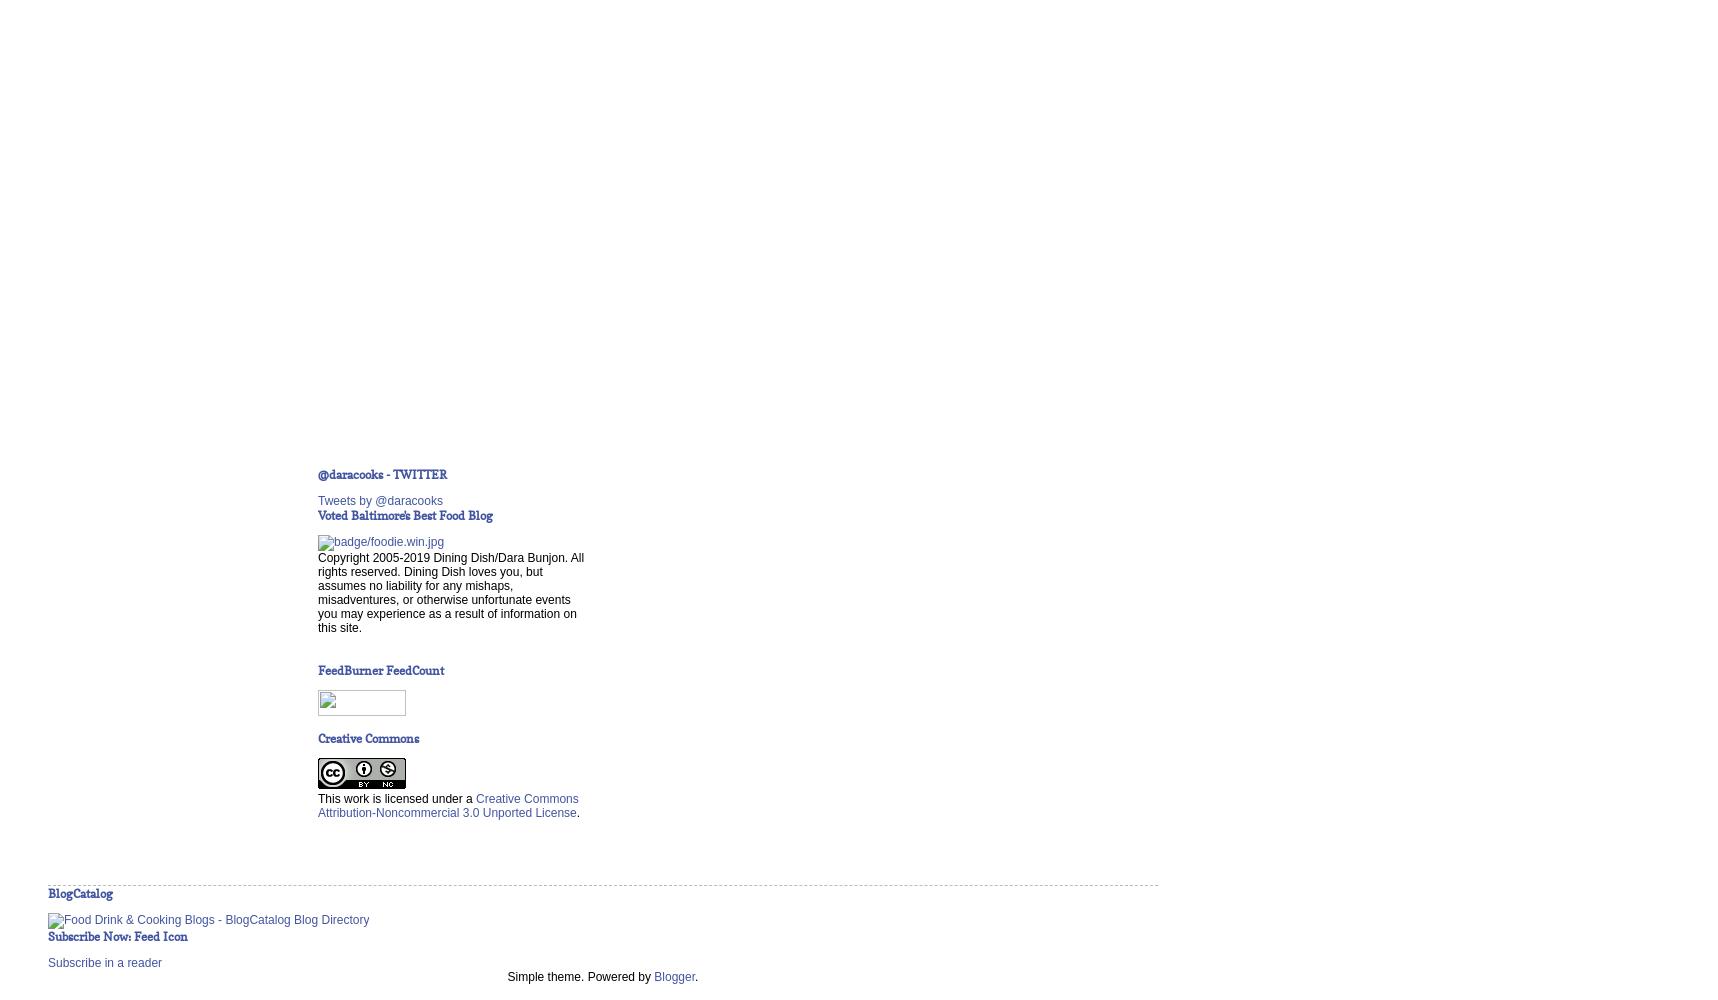  What do you see at coordinates (404, 515) in the screenshot?
I see `'Voted Baltimore's Best Food Blog'` at bounding box center [404, 515].